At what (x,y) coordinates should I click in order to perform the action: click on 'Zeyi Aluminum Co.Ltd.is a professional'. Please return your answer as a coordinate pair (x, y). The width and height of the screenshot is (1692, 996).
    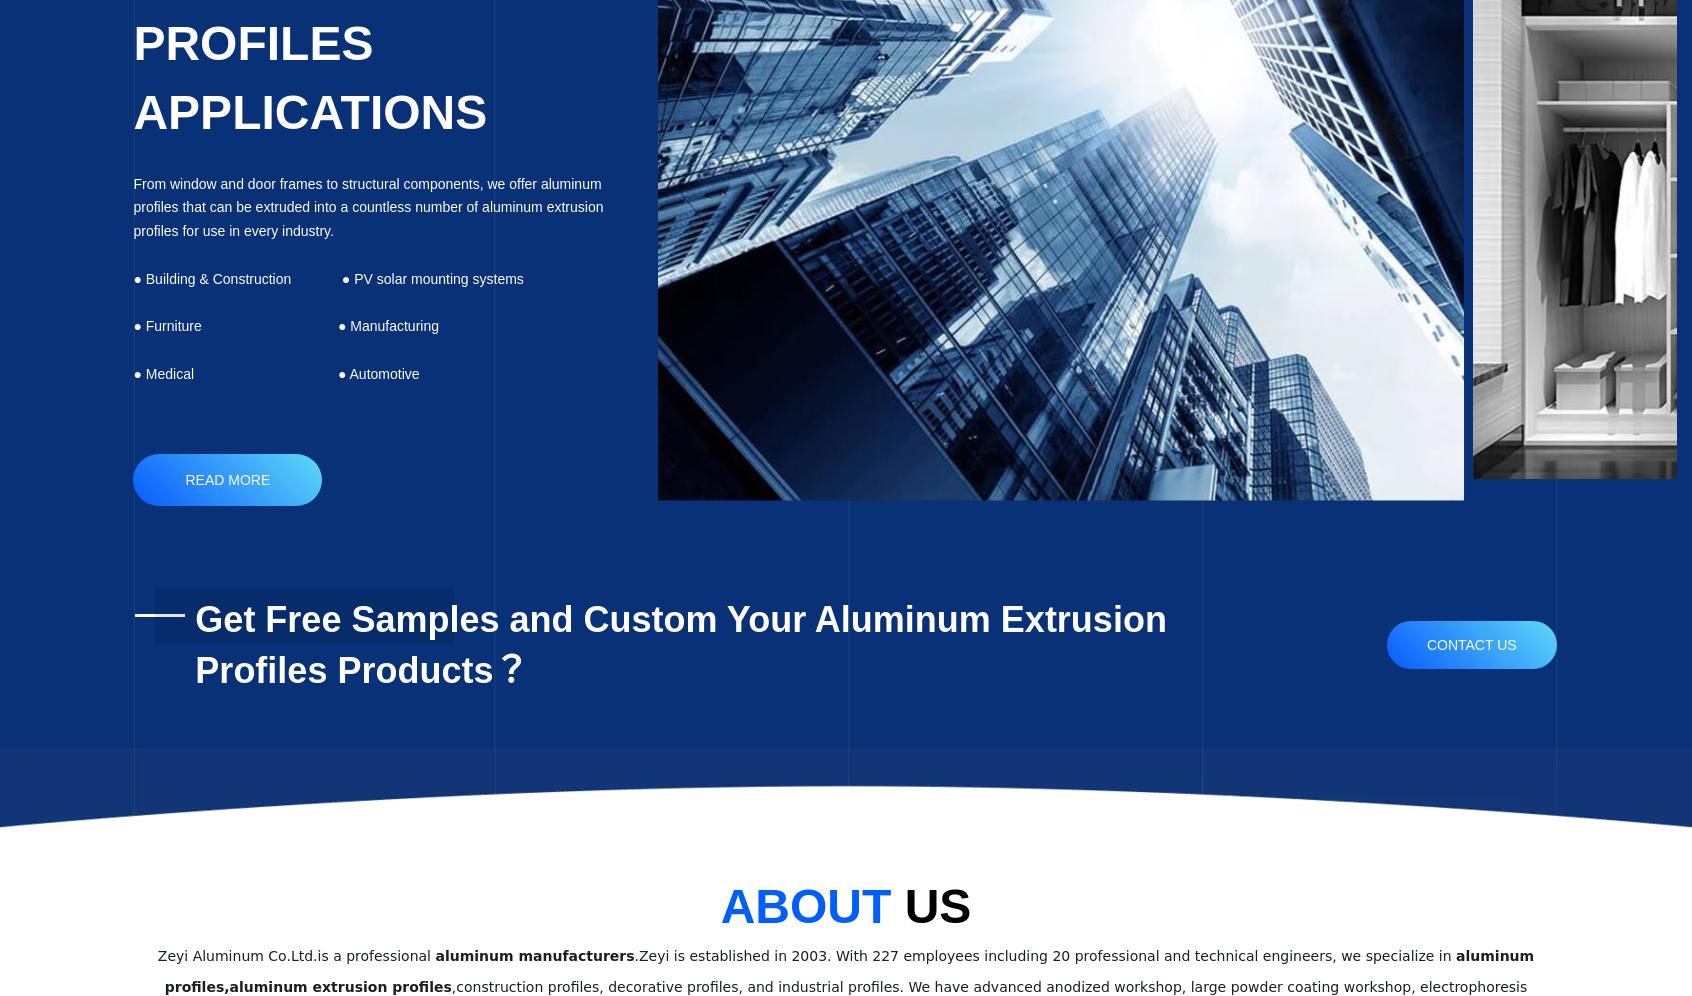
    Looking at the image, I should click on (294, 954).